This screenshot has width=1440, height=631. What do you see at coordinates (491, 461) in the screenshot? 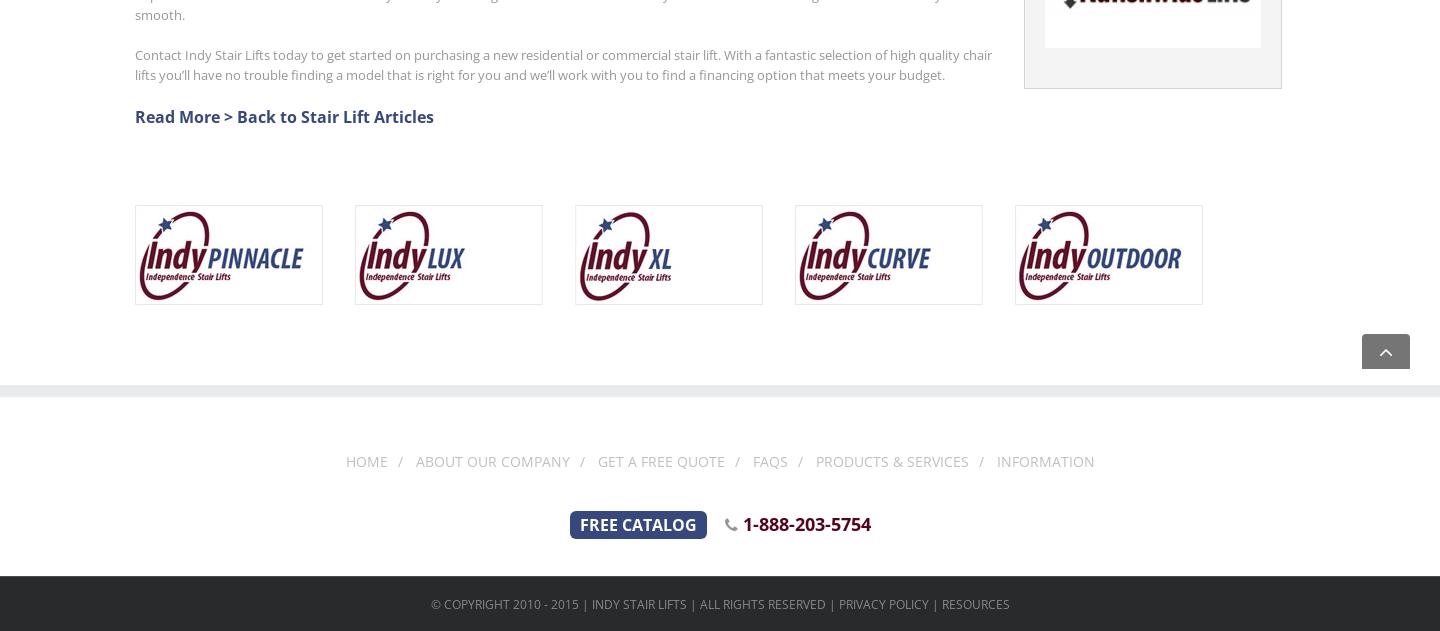
I see `'About Our Company'` at bounding box center [491, 461].